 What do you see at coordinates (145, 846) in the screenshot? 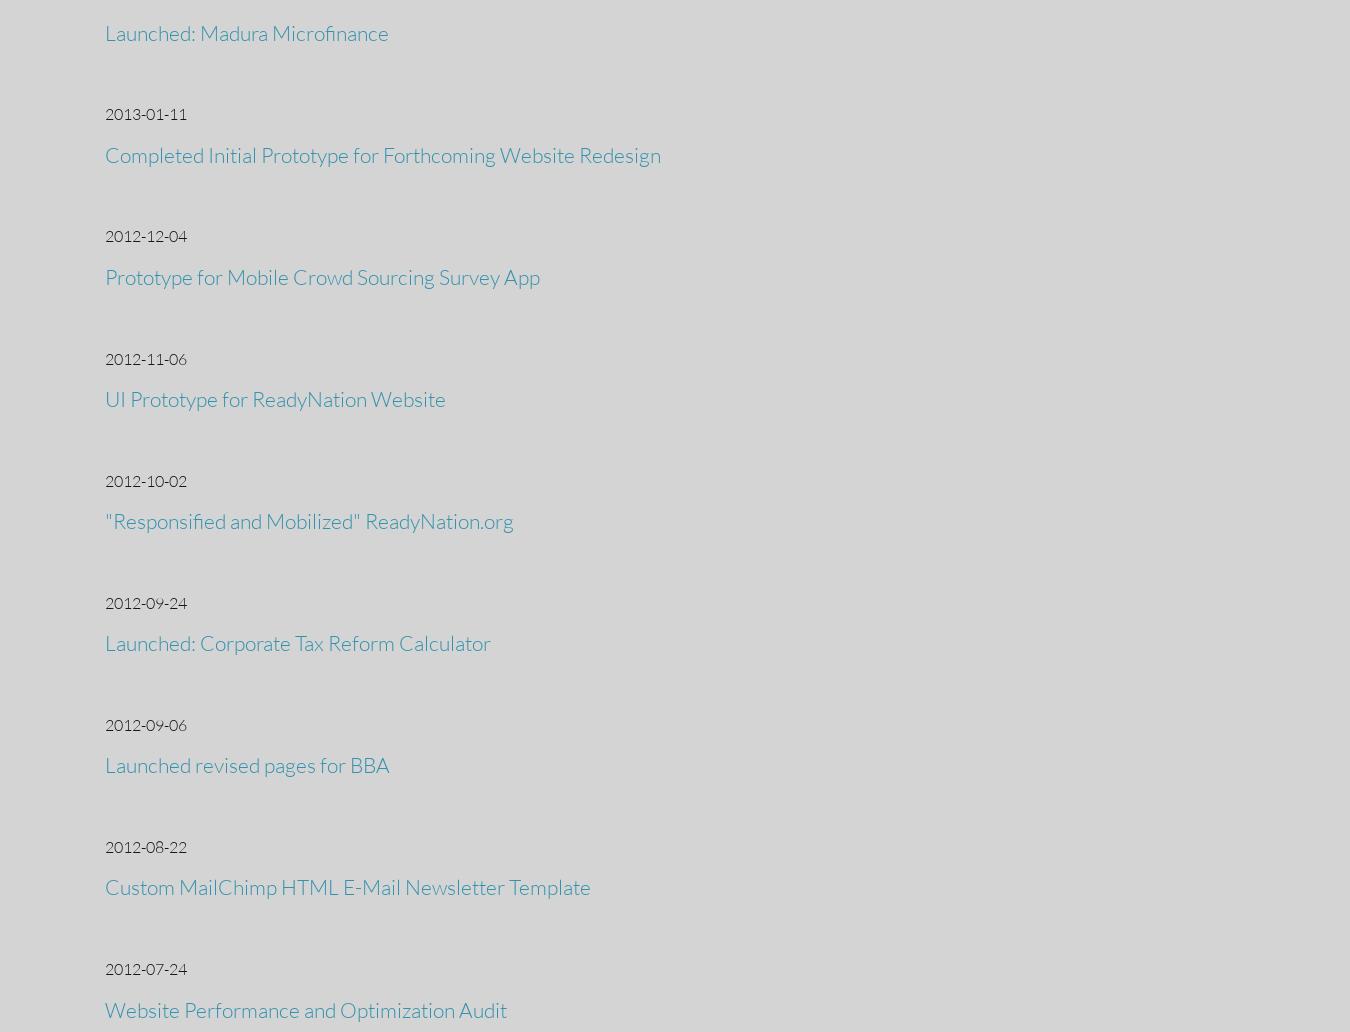
I see `'2012-08-22'` at bounding box center [145, 846].